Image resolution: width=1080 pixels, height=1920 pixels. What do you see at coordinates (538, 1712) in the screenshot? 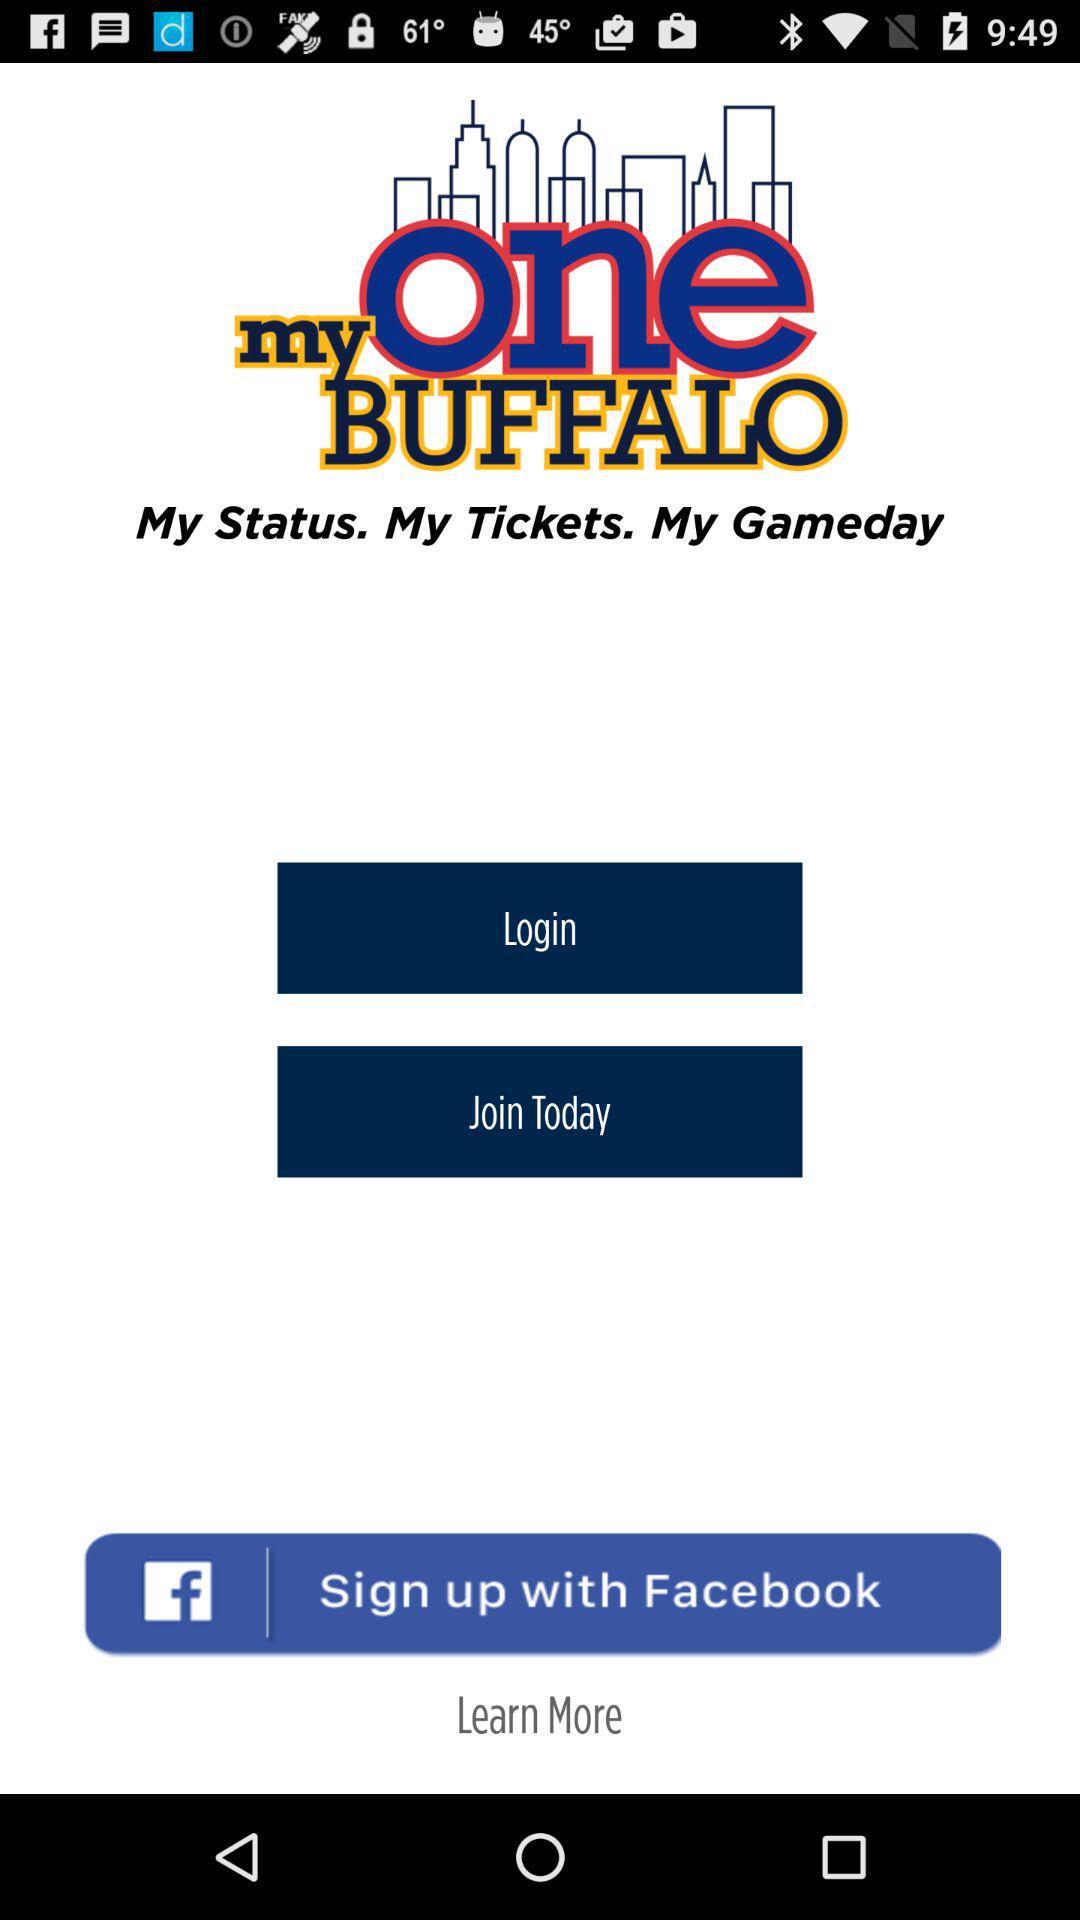
I see `the button below the join today item` at bounding box center [538, 1712].